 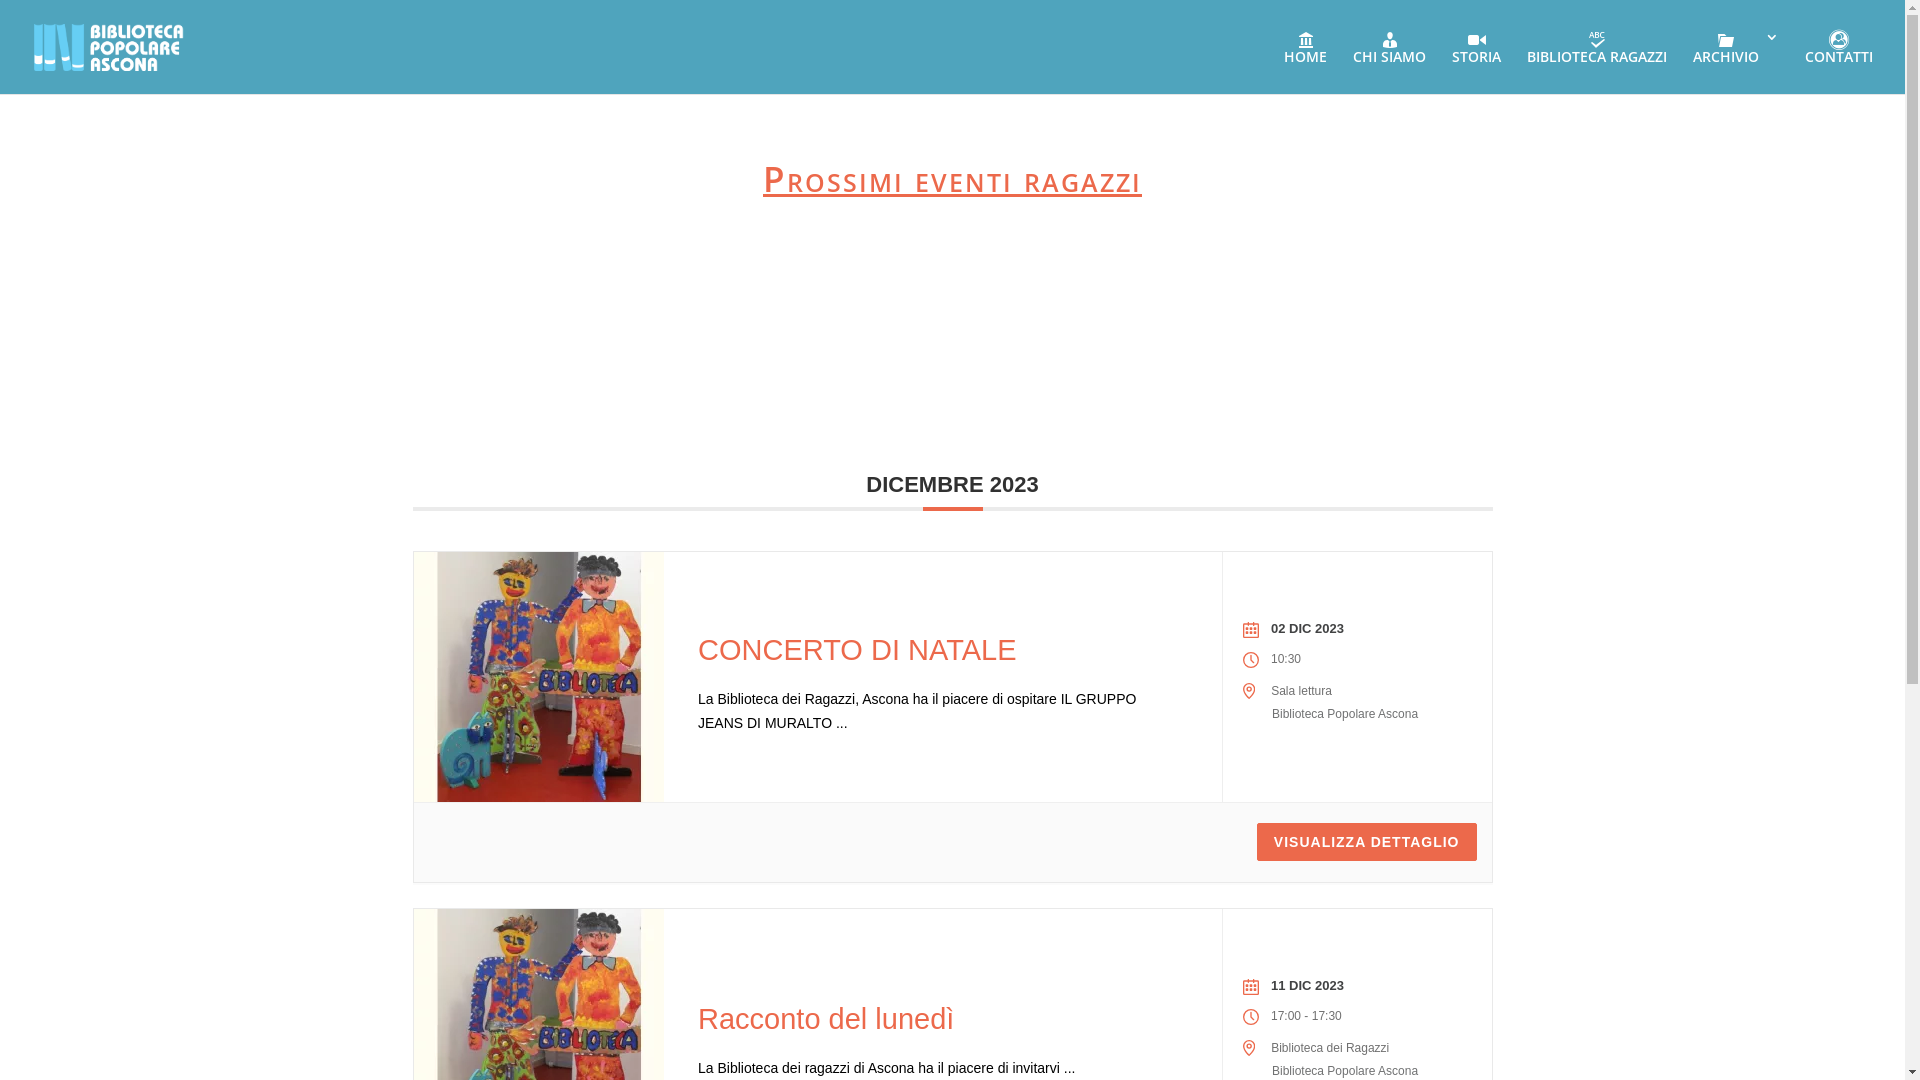 I want to click on 'CHI SIAMO', so click(x=1388, y=60).